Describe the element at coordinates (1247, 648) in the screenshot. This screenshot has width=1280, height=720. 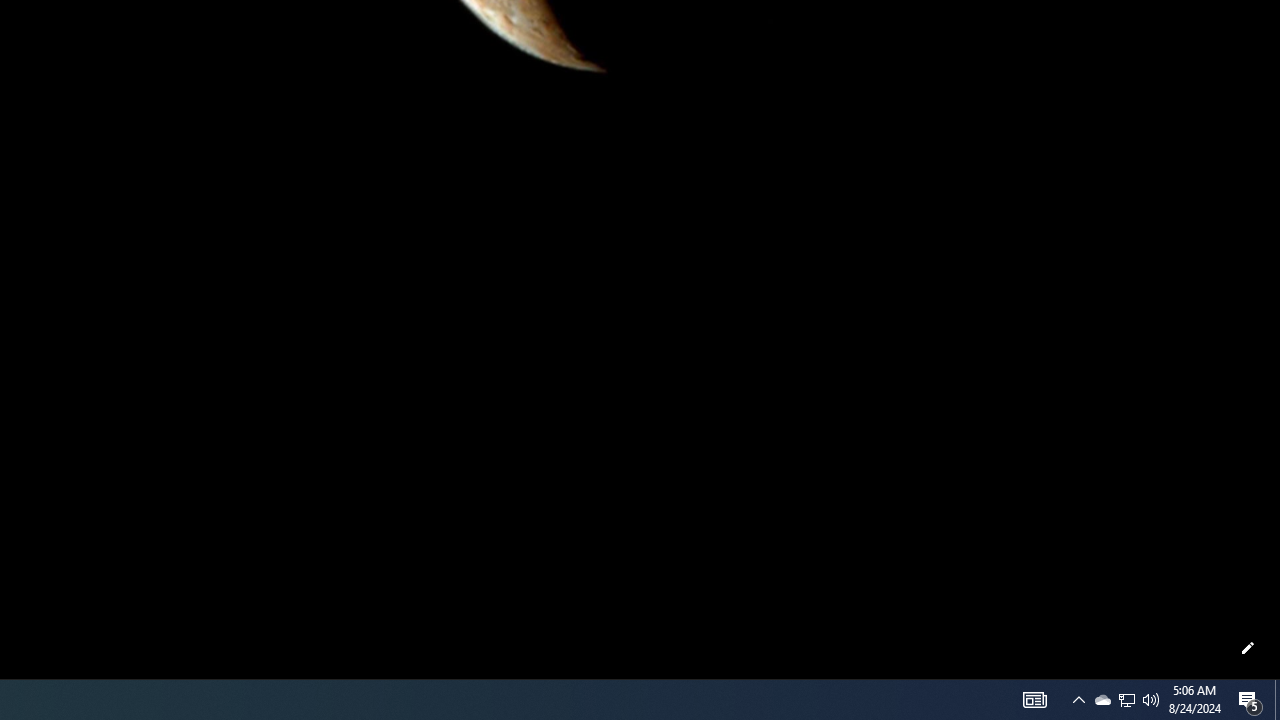
I see `'Customize this page'` at that location.